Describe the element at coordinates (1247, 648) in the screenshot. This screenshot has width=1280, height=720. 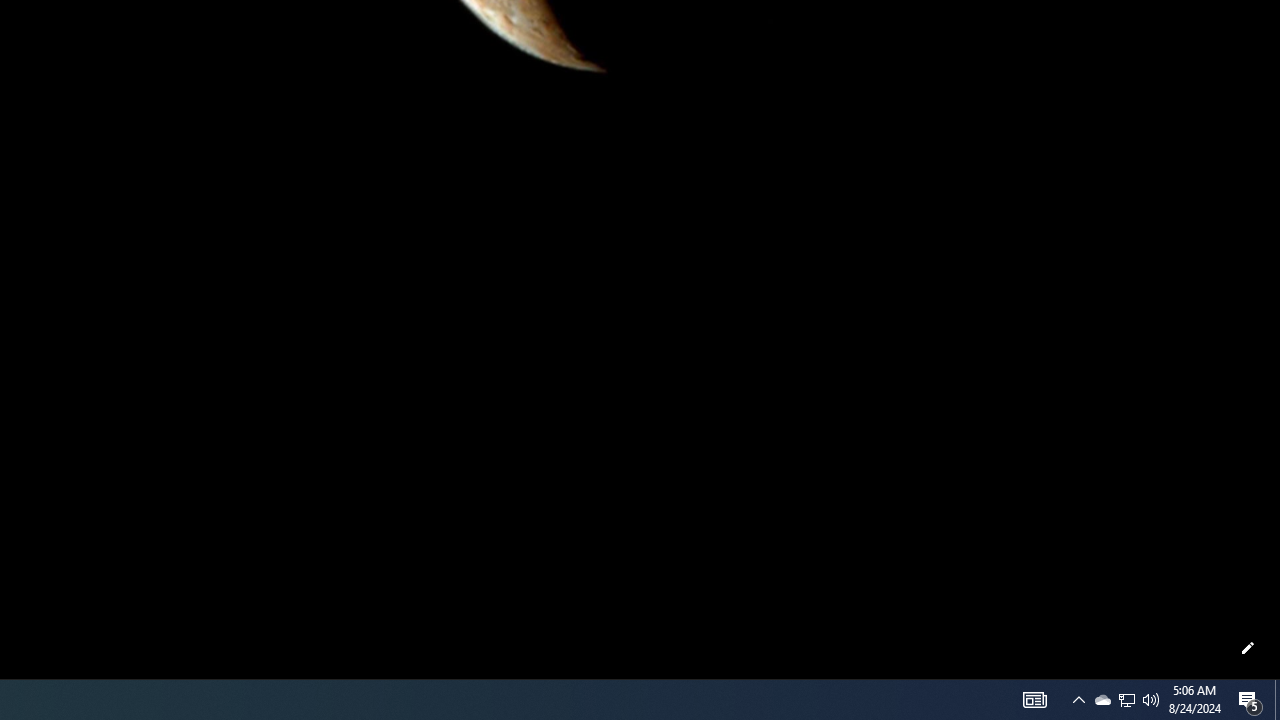
I see `'Customize this page'` at that location.